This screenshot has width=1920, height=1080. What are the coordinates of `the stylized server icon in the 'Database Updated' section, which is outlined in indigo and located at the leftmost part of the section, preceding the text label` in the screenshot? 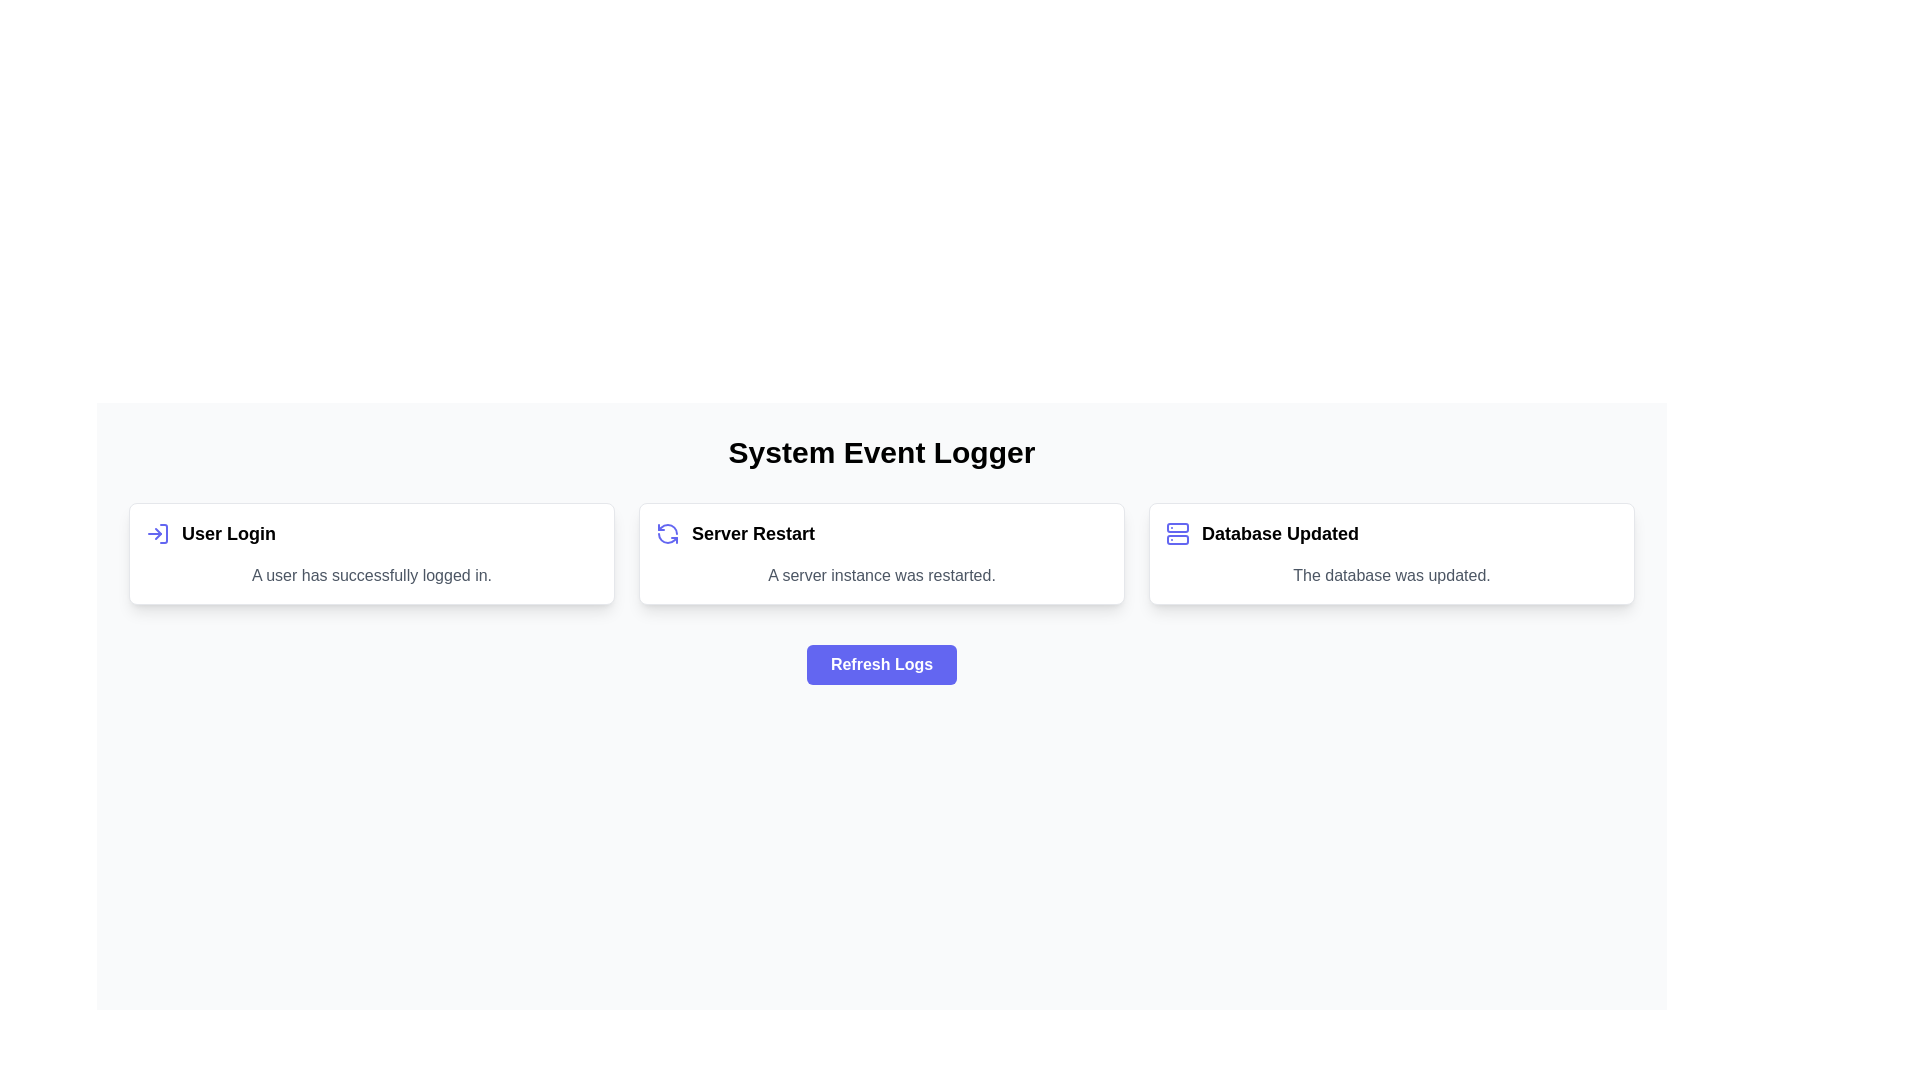 It's located at (1177, 532).